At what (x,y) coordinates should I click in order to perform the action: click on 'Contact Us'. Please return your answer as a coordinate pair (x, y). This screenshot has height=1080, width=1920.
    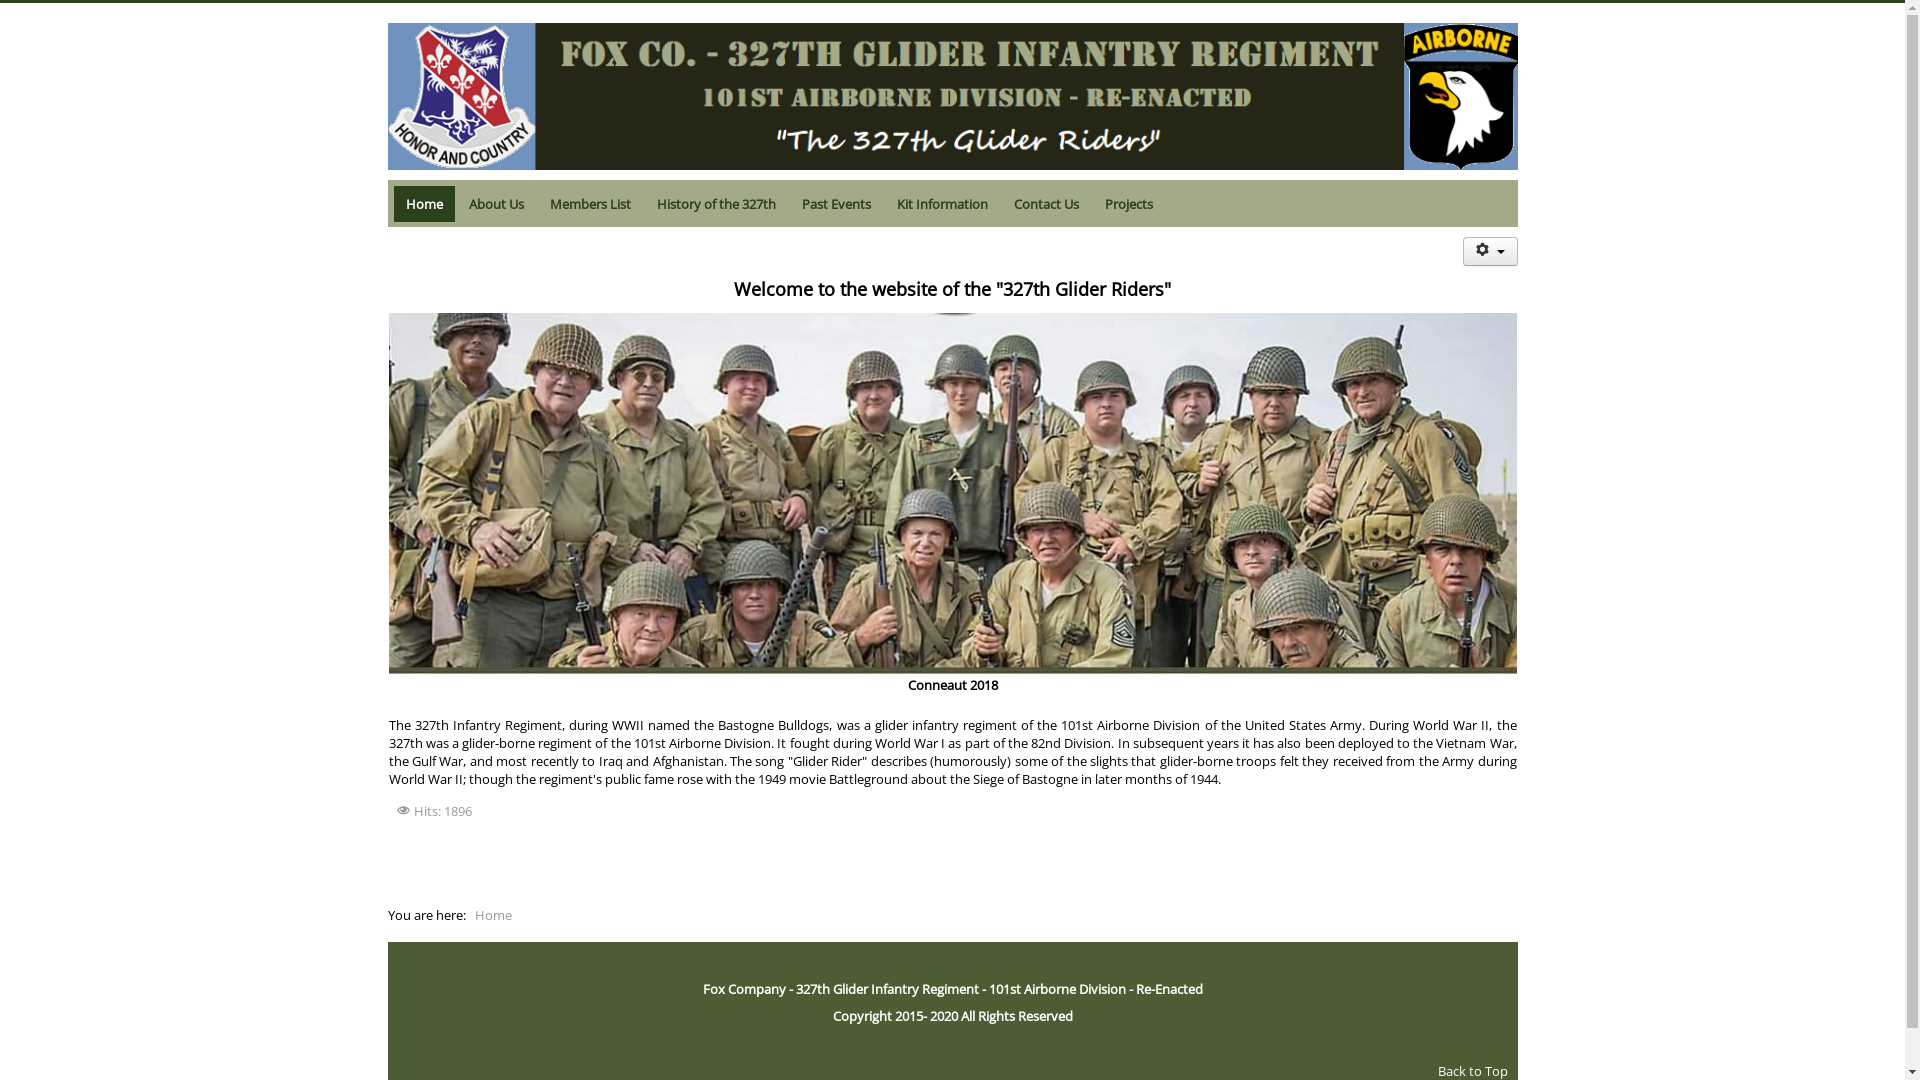
    Looking at the image, I should click on (1045, 204).